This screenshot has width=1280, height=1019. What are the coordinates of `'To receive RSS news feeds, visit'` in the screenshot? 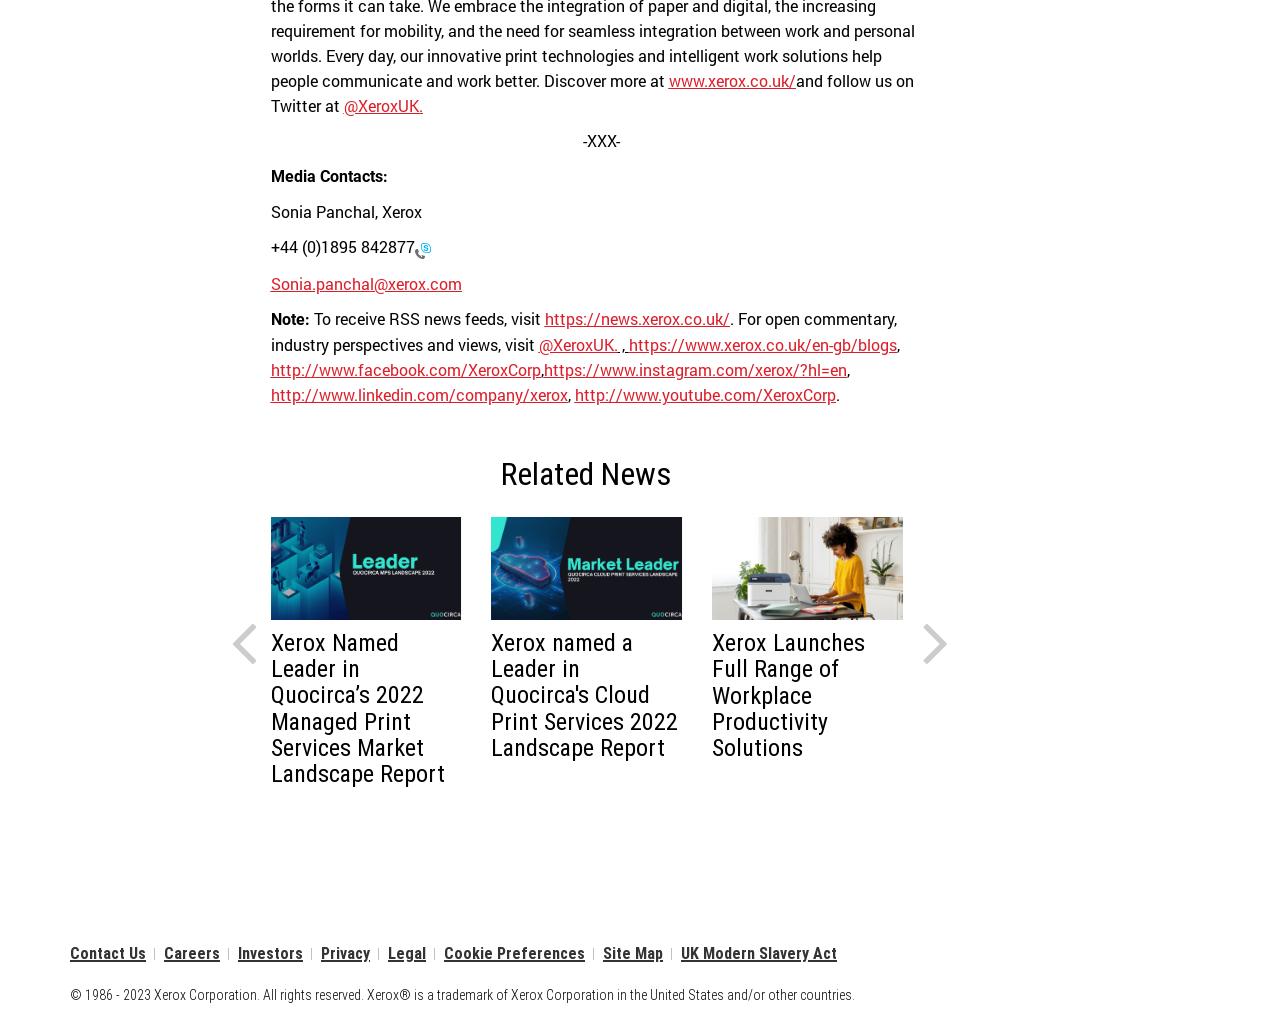 It's located at (425, 317).